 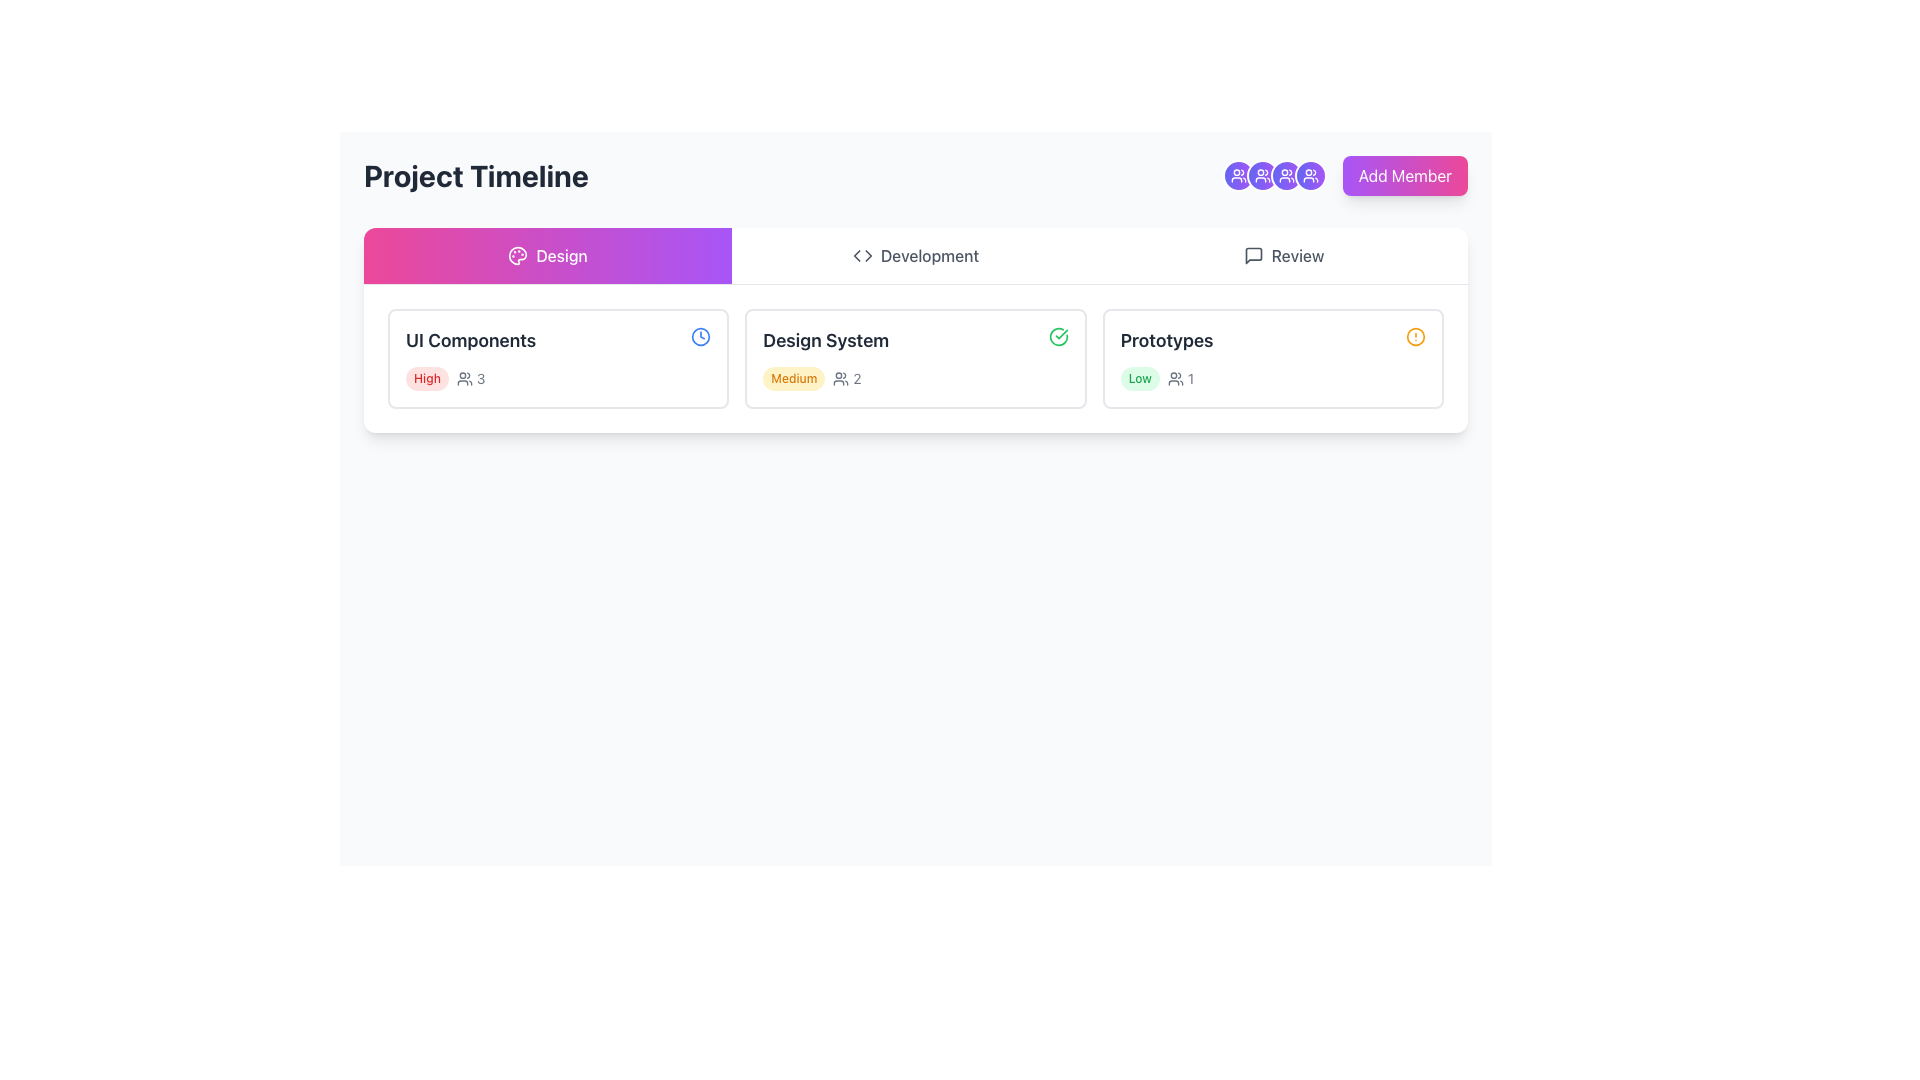 What do you see at coordinates (1180, 378) in the screenshot?
I see `the Count indicator with icon displaying the number '1' next to the 'Low' label in the 'Prototypes' card` at bounding box center [1180, 378].